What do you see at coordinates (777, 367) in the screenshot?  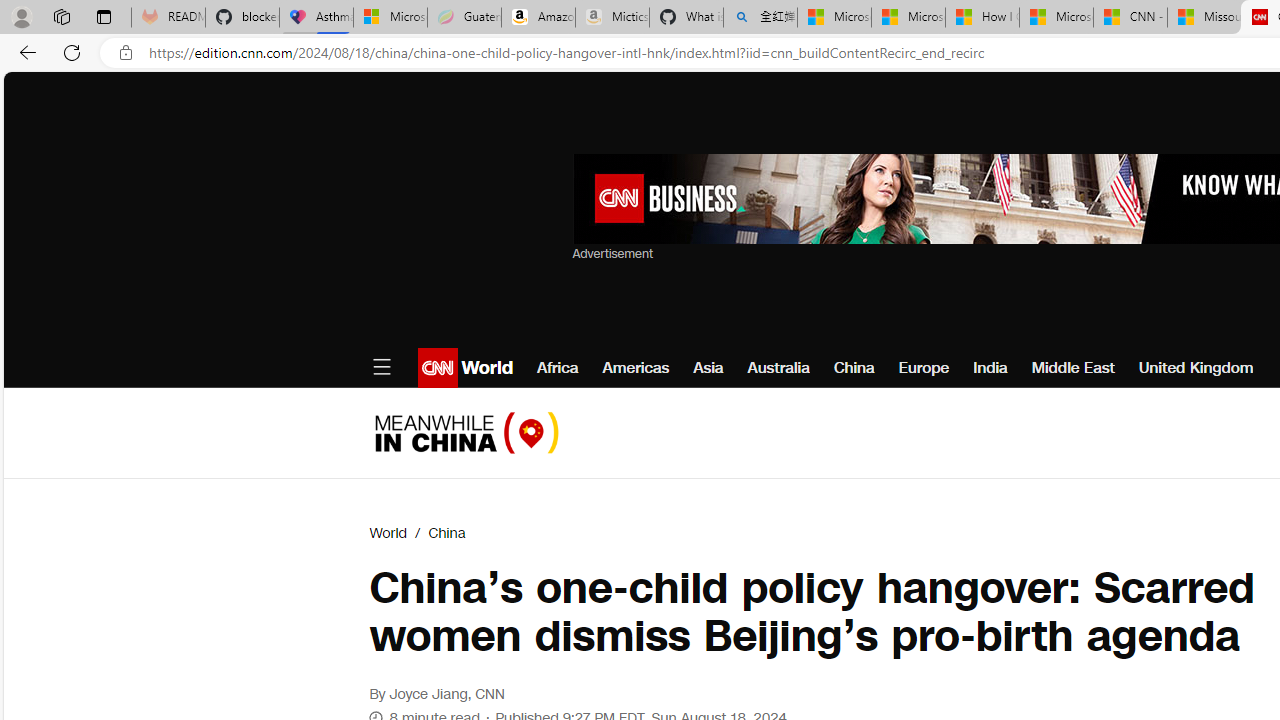 I see `'Australia'` at bounding box center [777, 367].